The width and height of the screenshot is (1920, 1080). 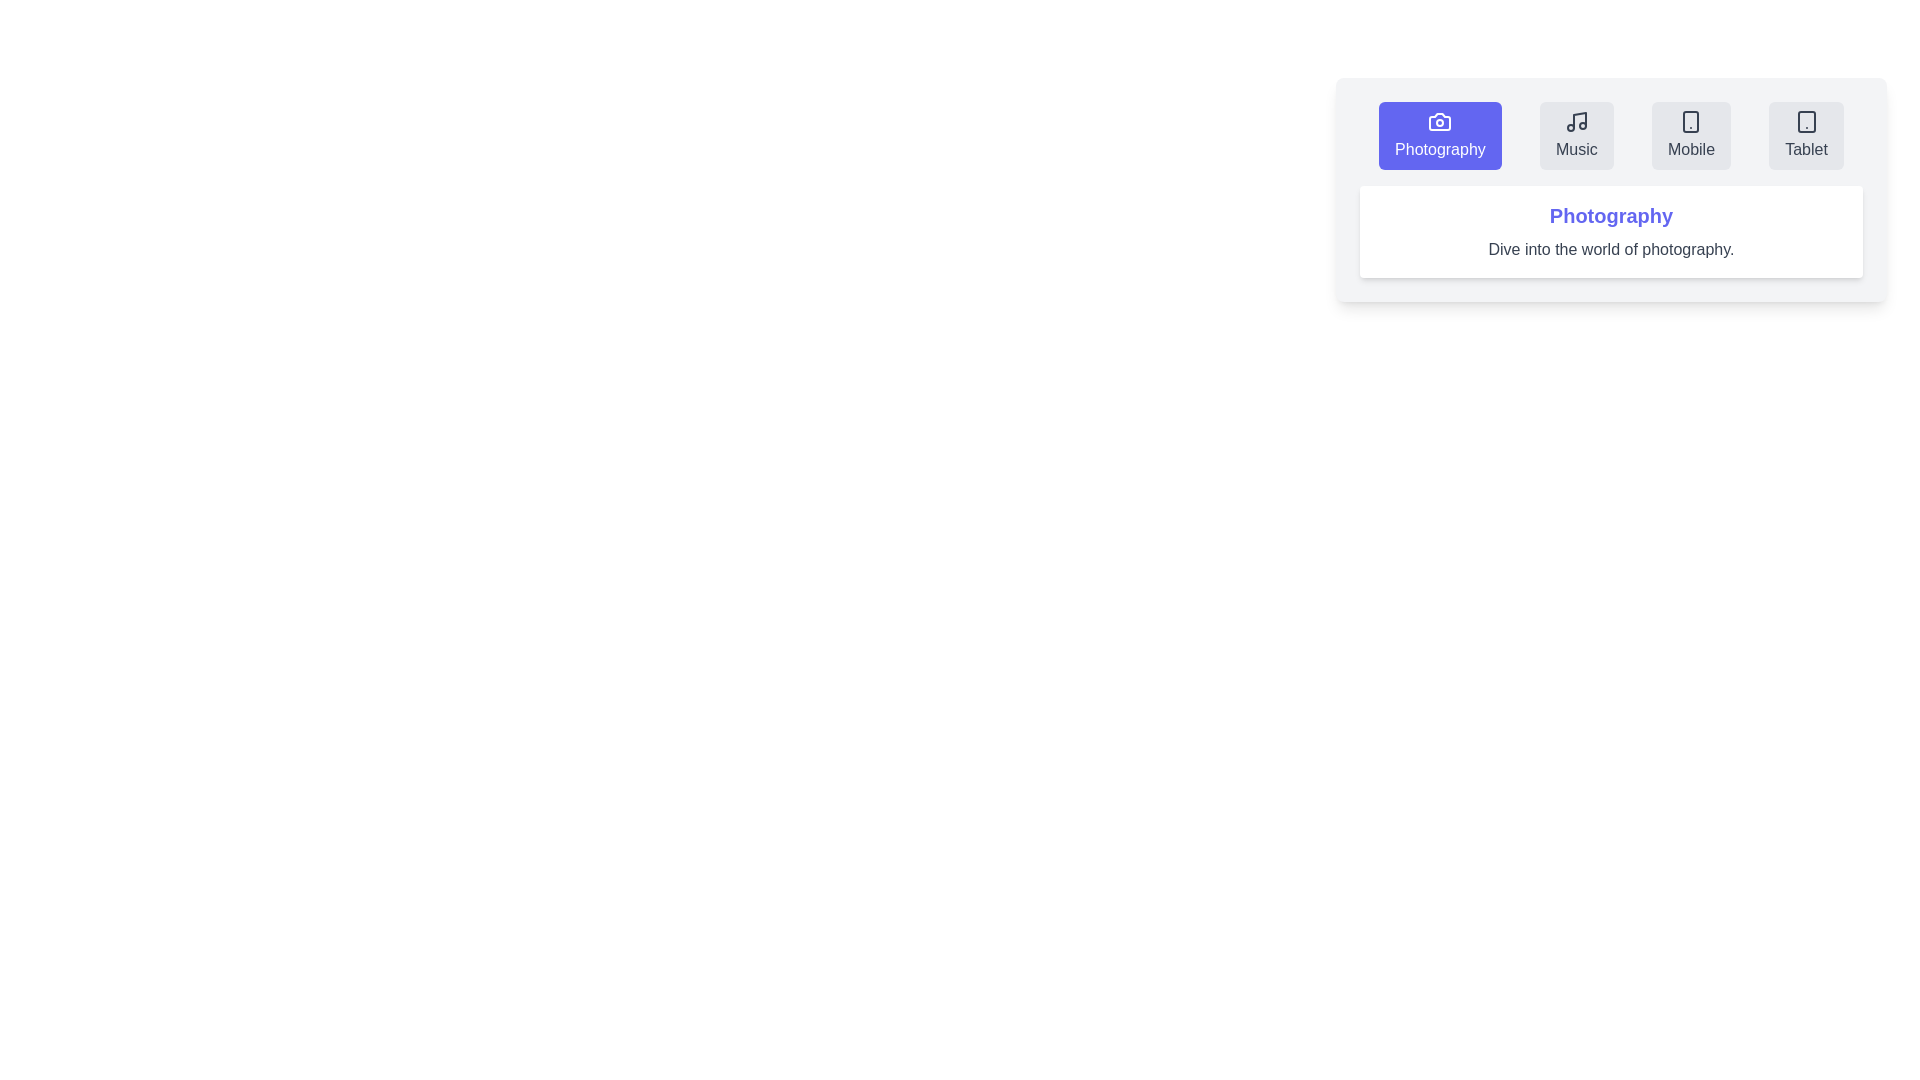 What do you see at coordinates (1440, 135) in the screenshot?
I see `the tab labeled Photography` at bounding box center [1440, 135].